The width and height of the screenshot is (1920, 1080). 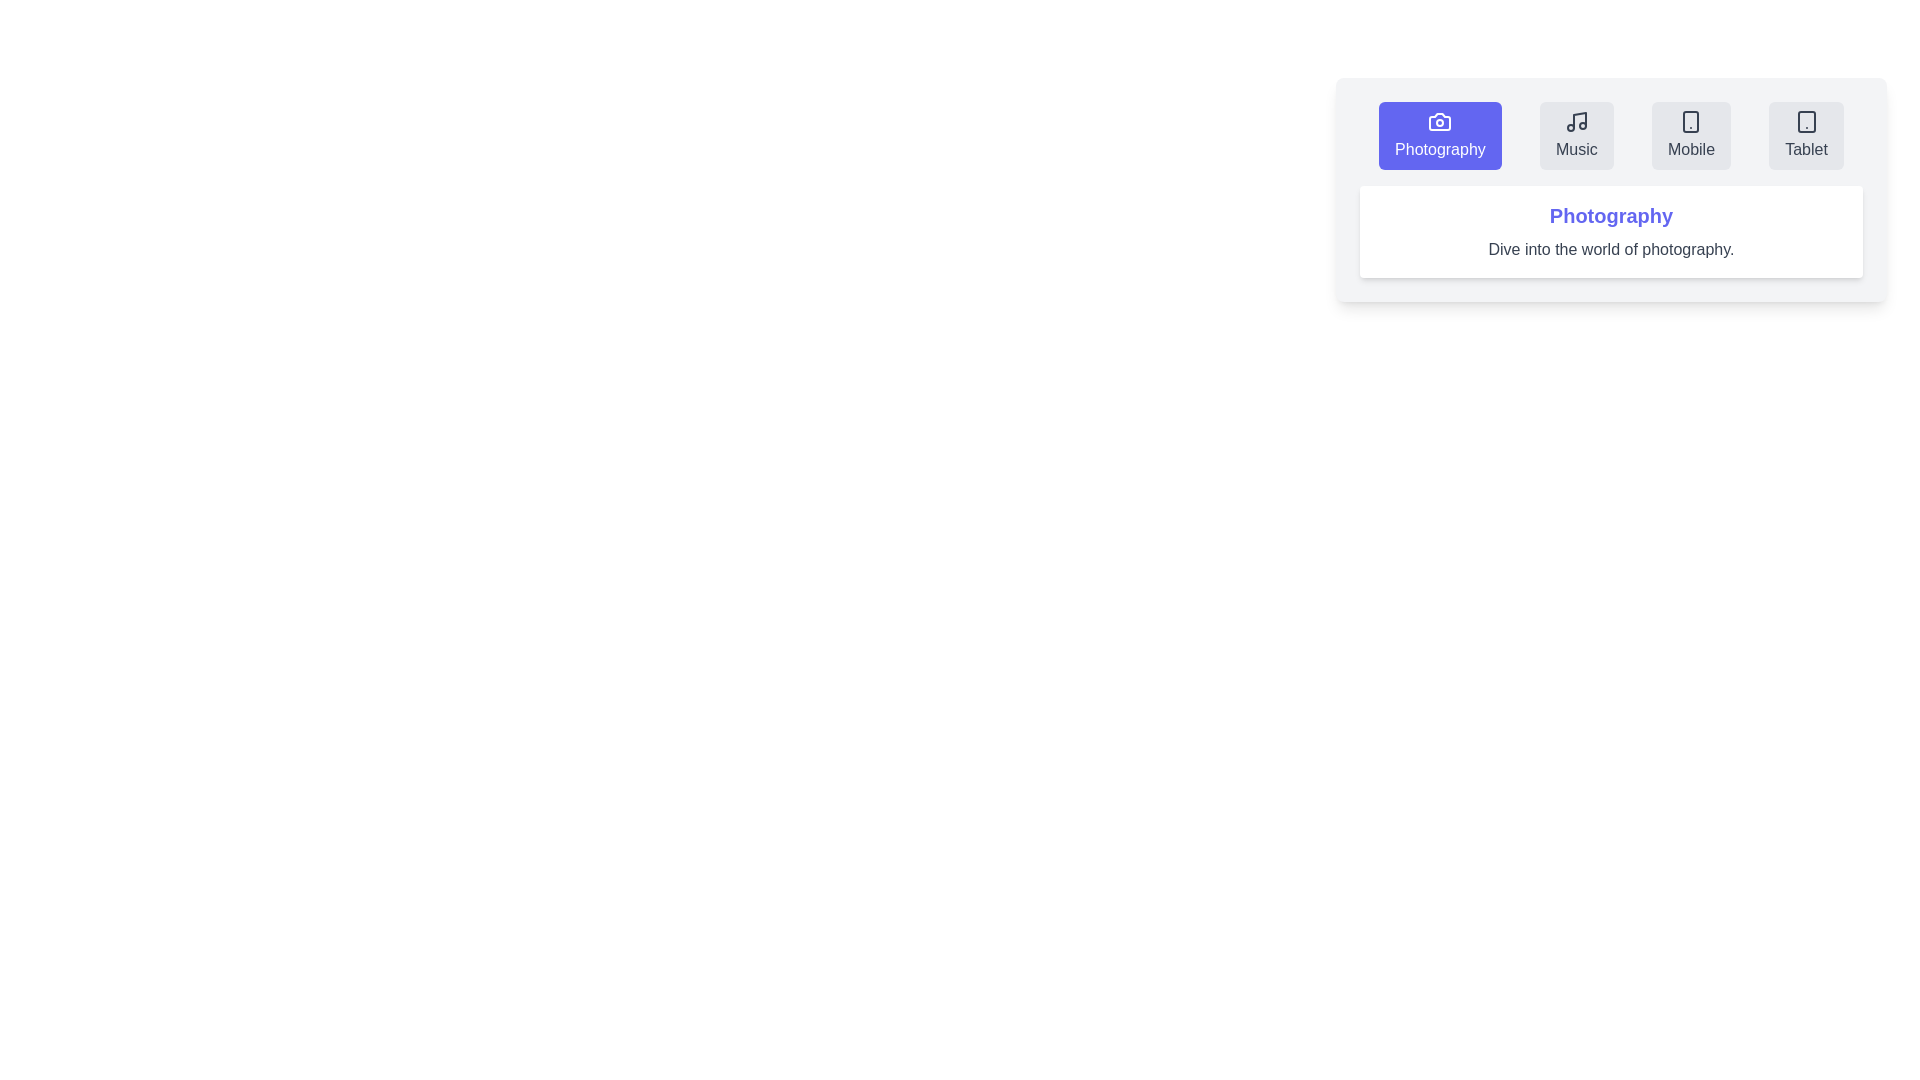 What do you see at coordinates (1440, 135) in the screenshot?
I see `the tab labeled Photography` at bounding box center [1440, 135].